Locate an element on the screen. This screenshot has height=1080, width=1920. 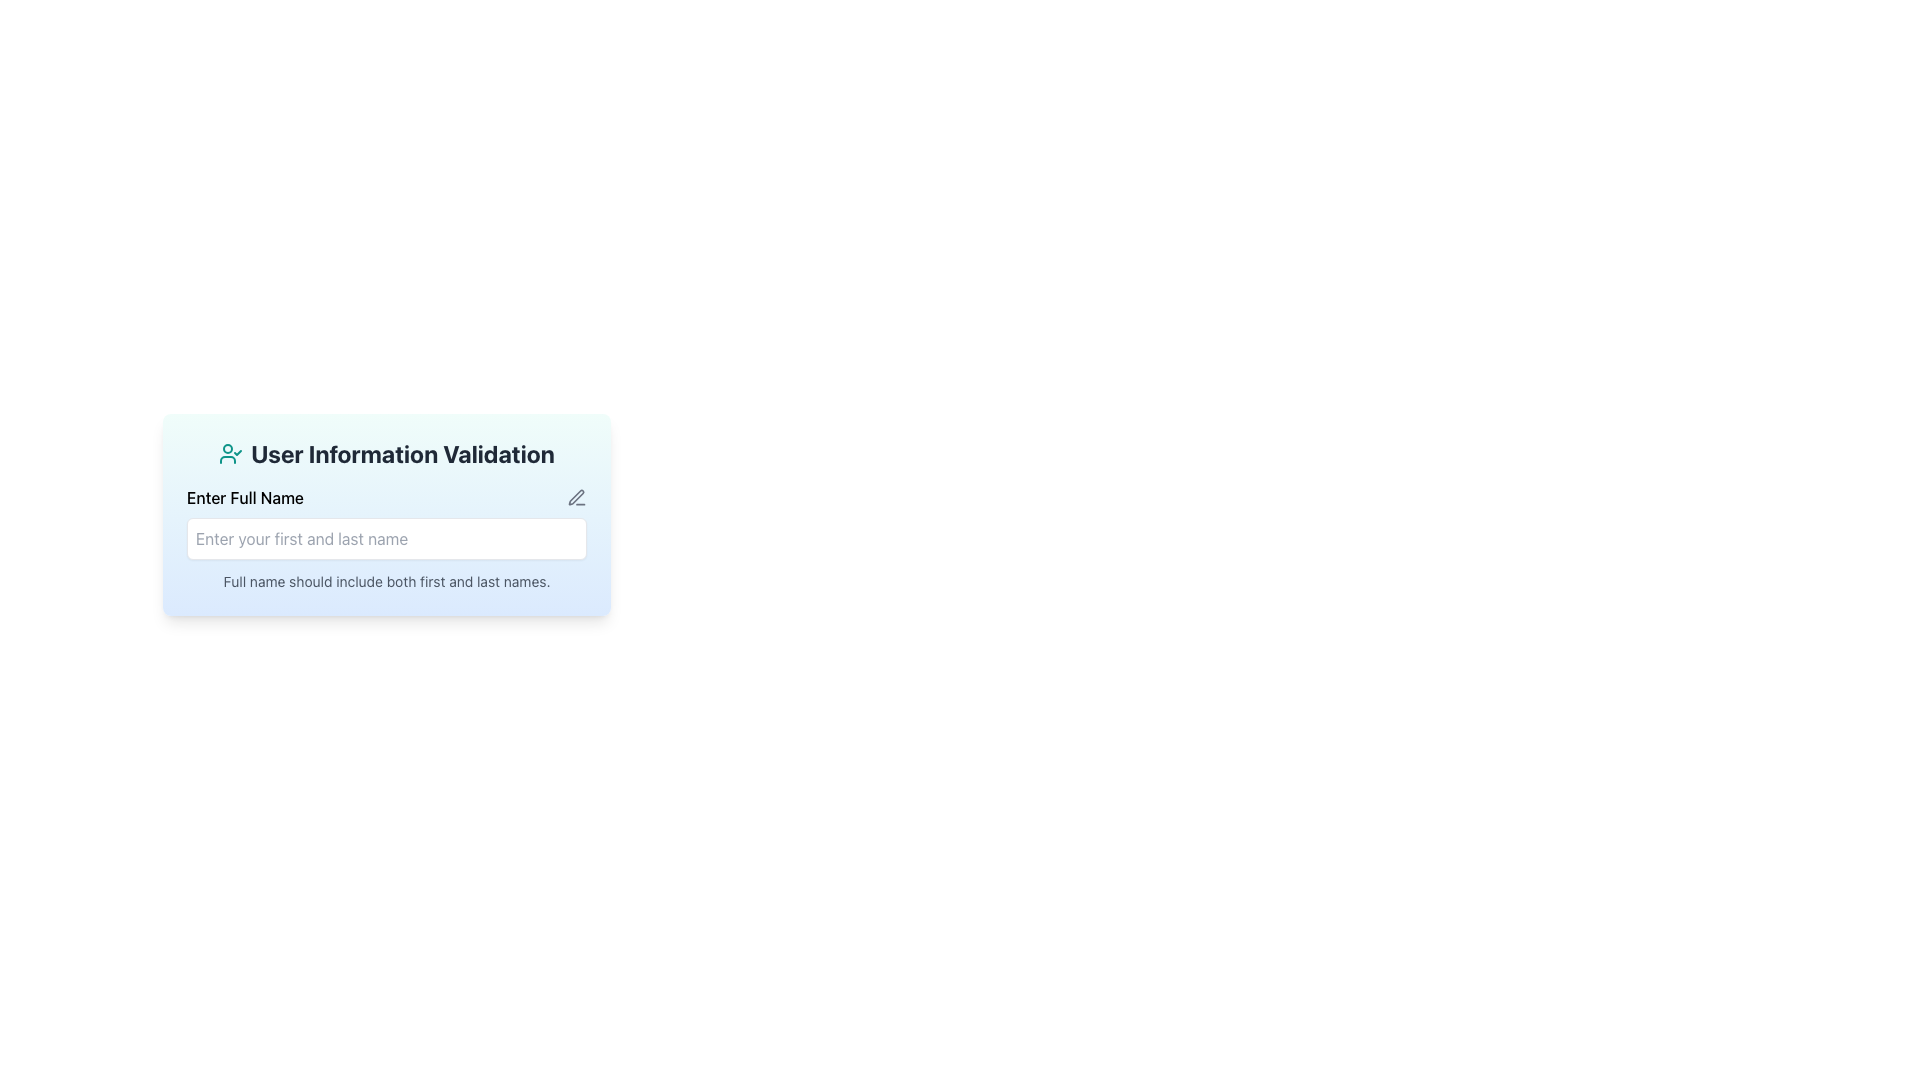
the error icon located at the top right of the 'Enter Full Name' input field is located at coordinates (575, 496).